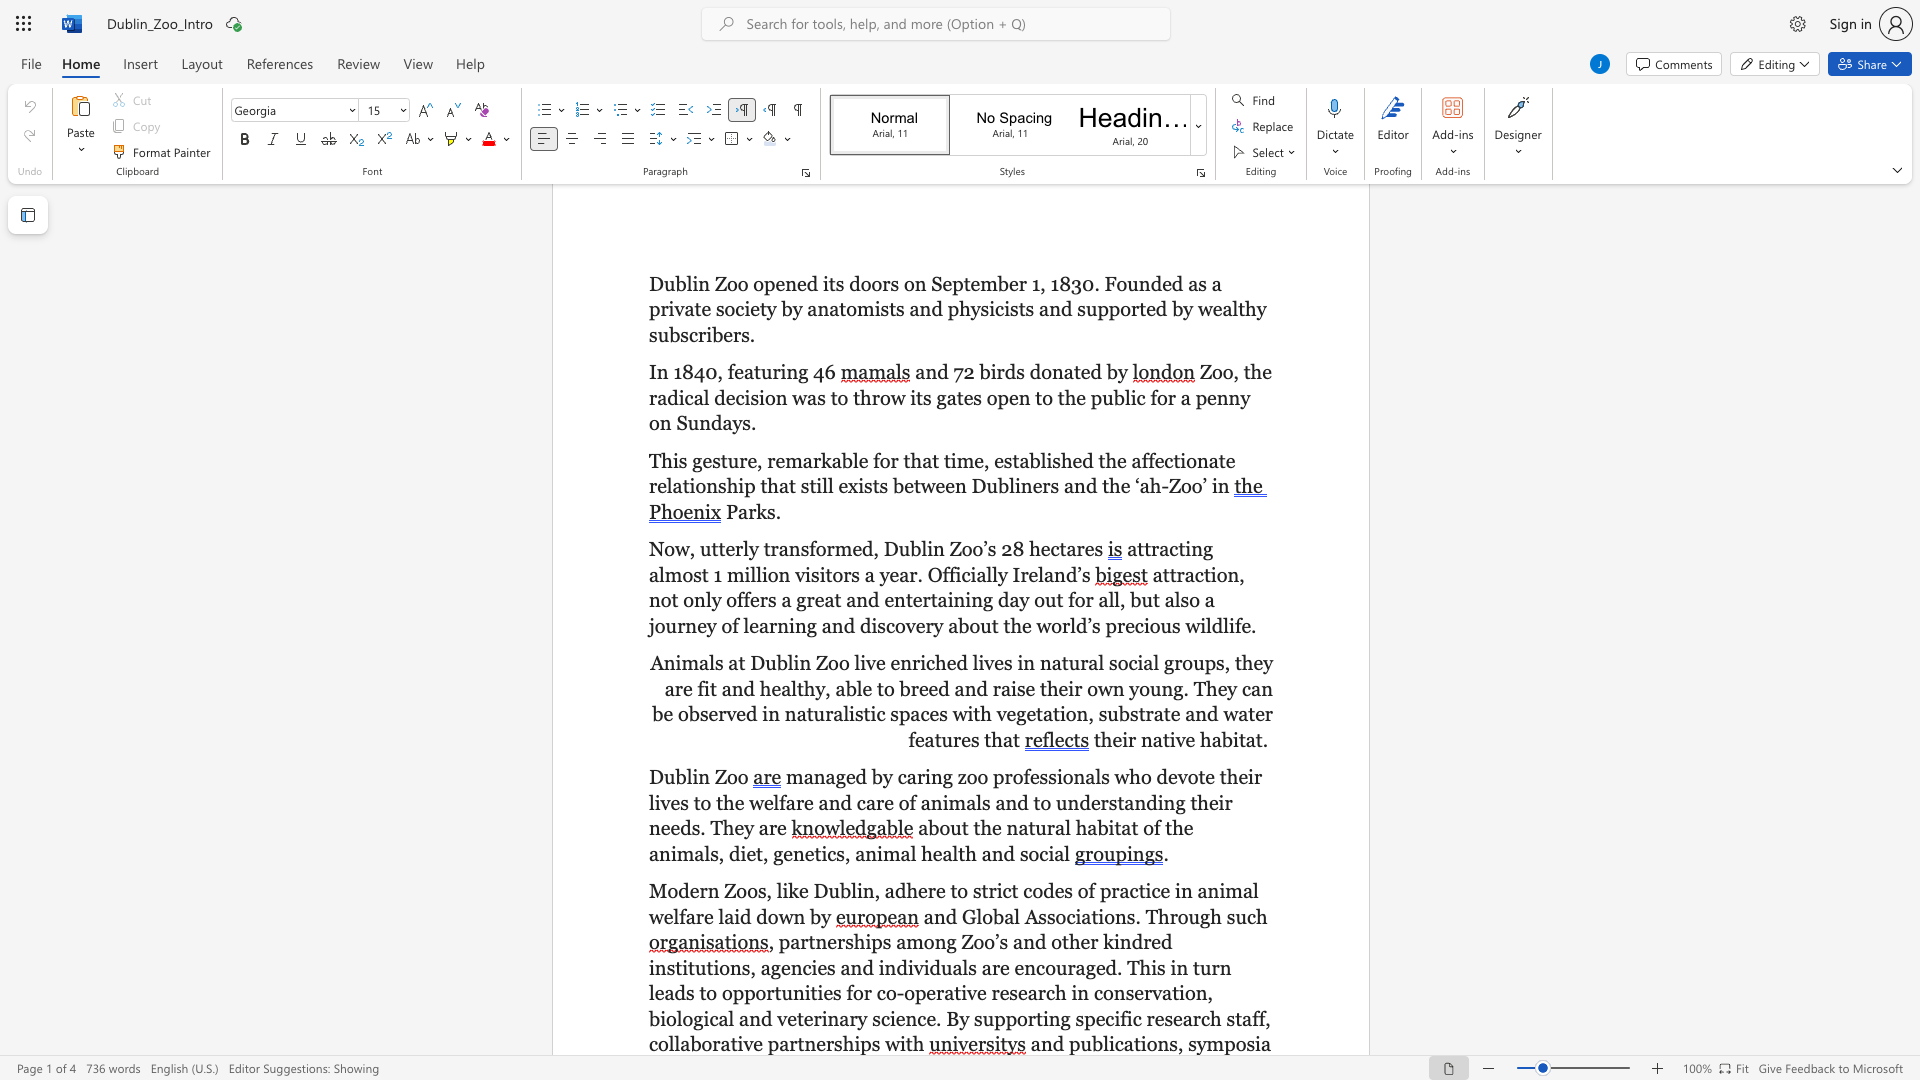 The width and height of the screenshot is (1920, 1080). What do you see at coordinates (1051, 1043) in the screenshot?
I see `the subset text "d publicati" within the text "and publications,"` at bounding box center [1051, 1043].